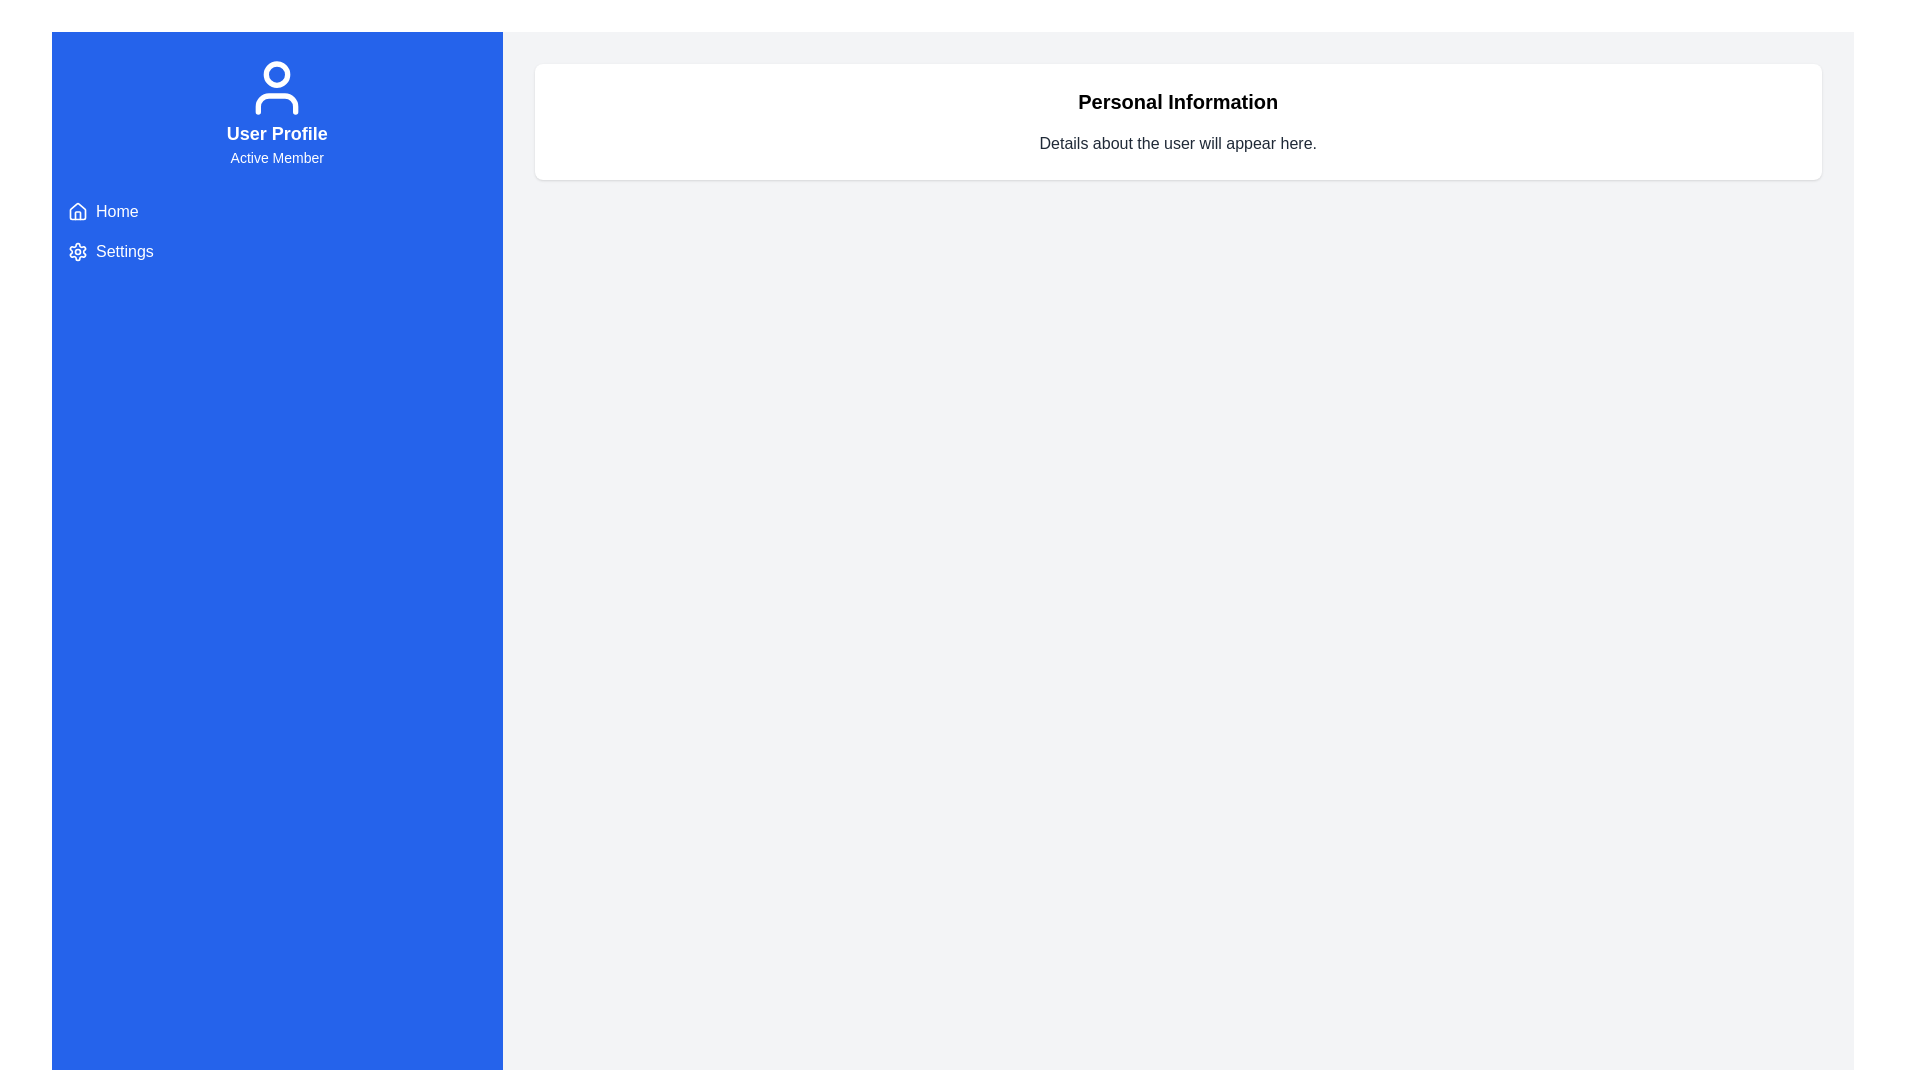 The image size is (1920, 1080). Describe the element at coordinates (276, 87) in the screenshot. I see `the user avatar icon, which is a white outlined icon on a blue background located in the header section above 'User Profile' and 'Active Member' in the sidebar` at that location.